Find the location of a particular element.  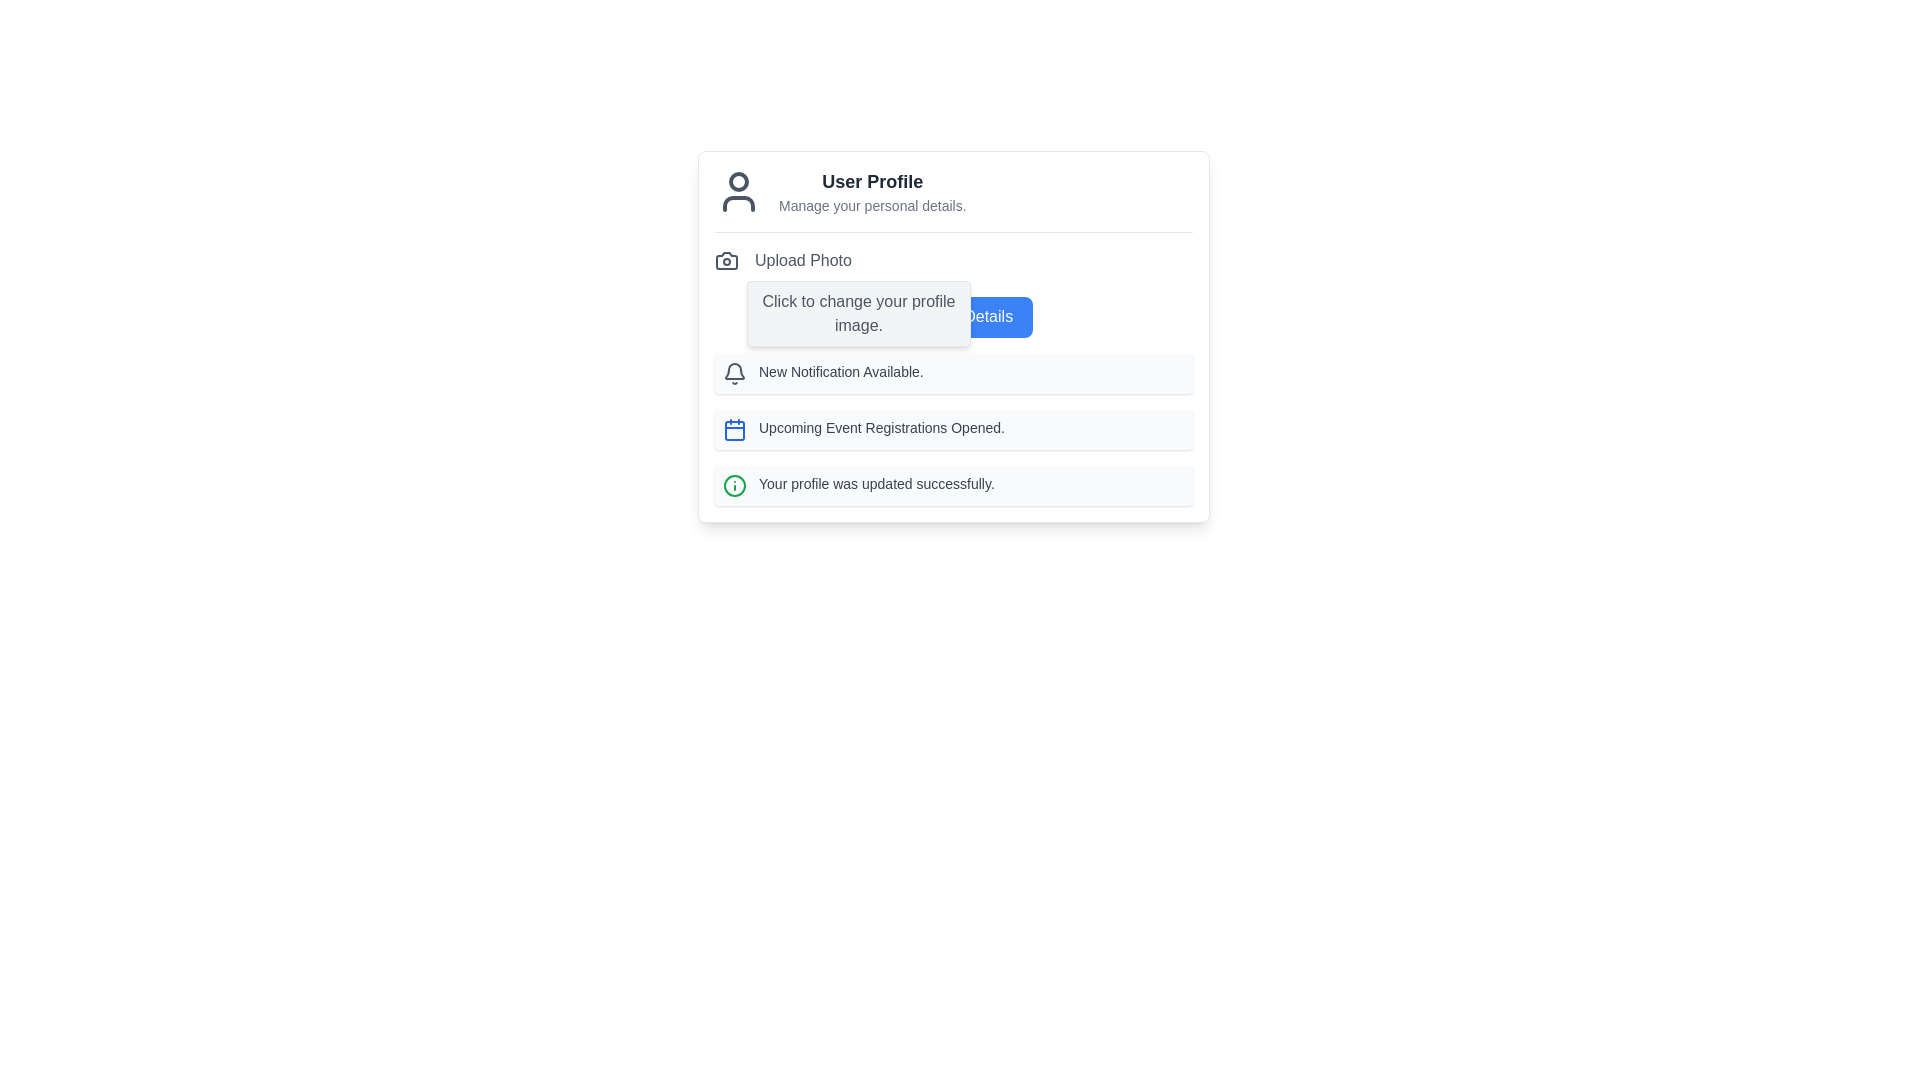

the camera icon located to the left of the 'Upload Photo' text is located at coordinates (725, 260).